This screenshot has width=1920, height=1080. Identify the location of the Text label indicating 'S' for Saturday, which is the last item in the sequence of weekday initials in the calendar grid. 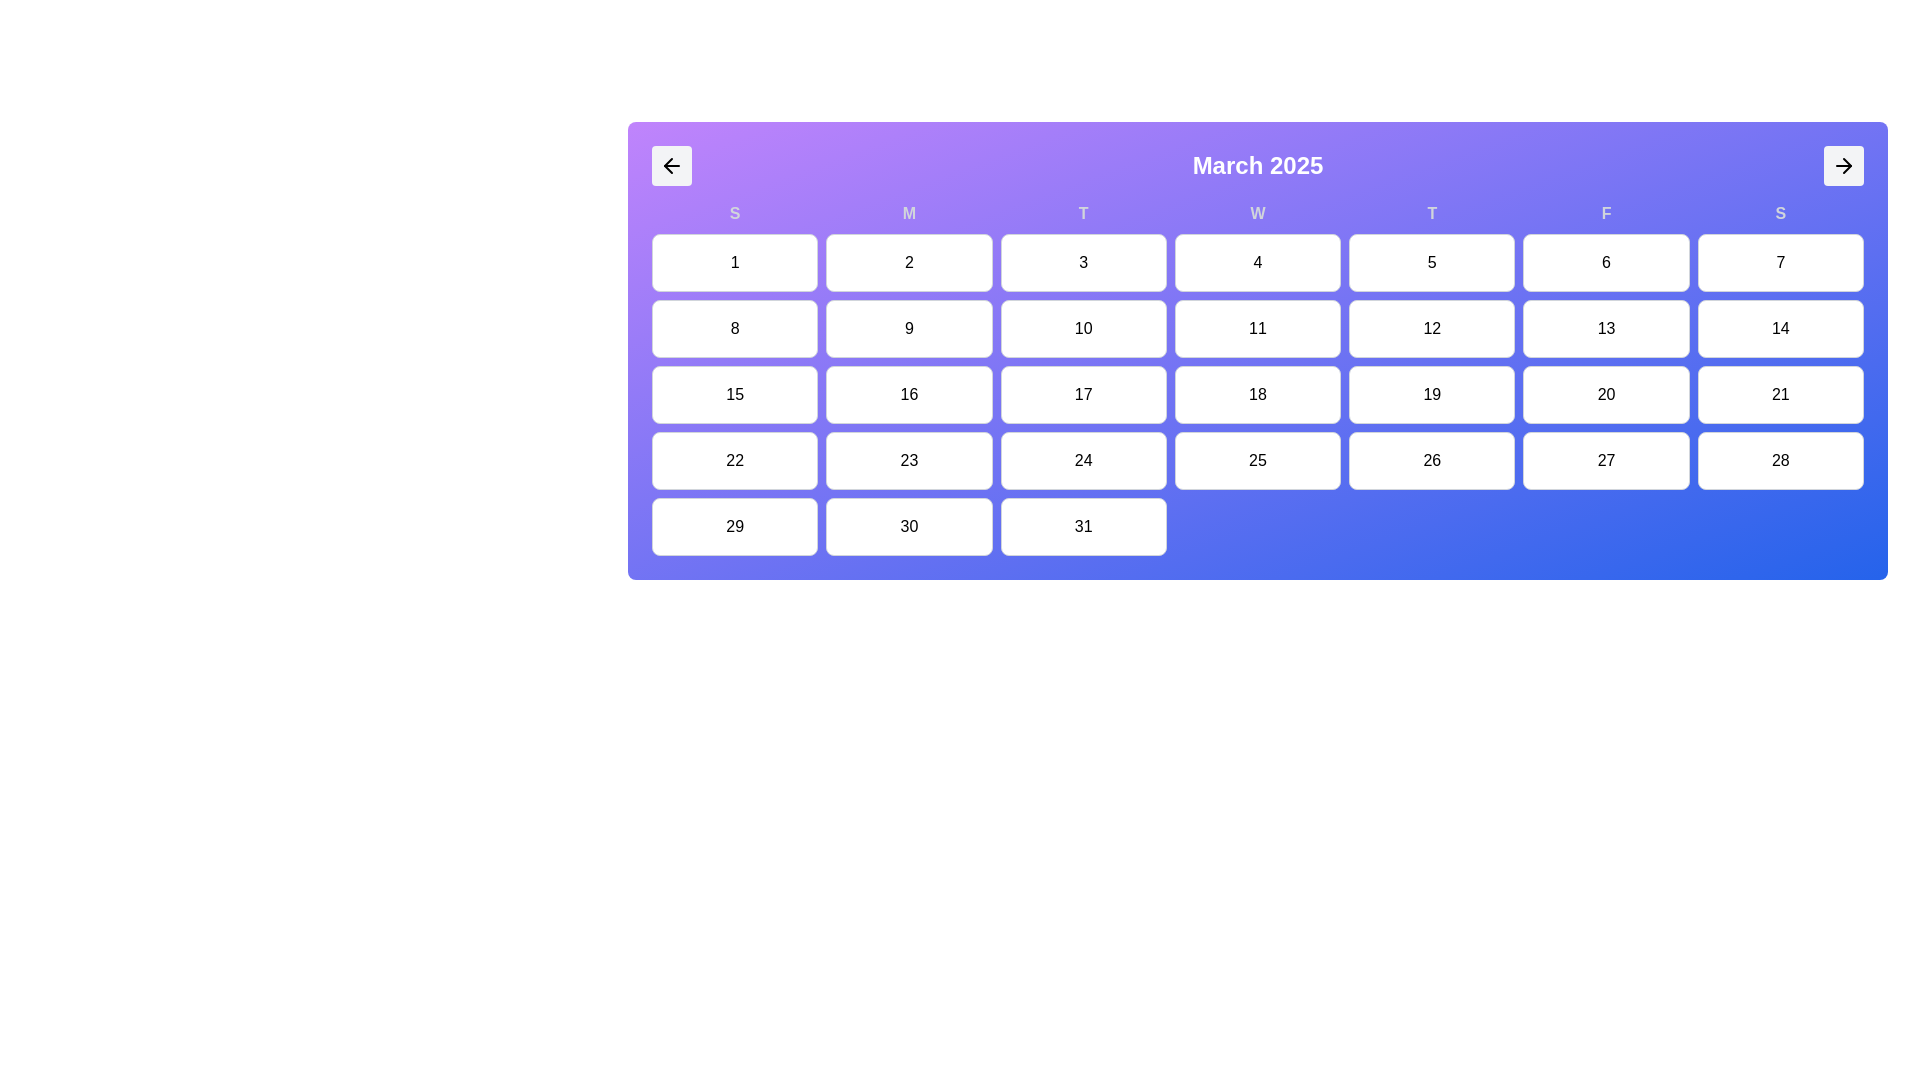
(1780, 213).